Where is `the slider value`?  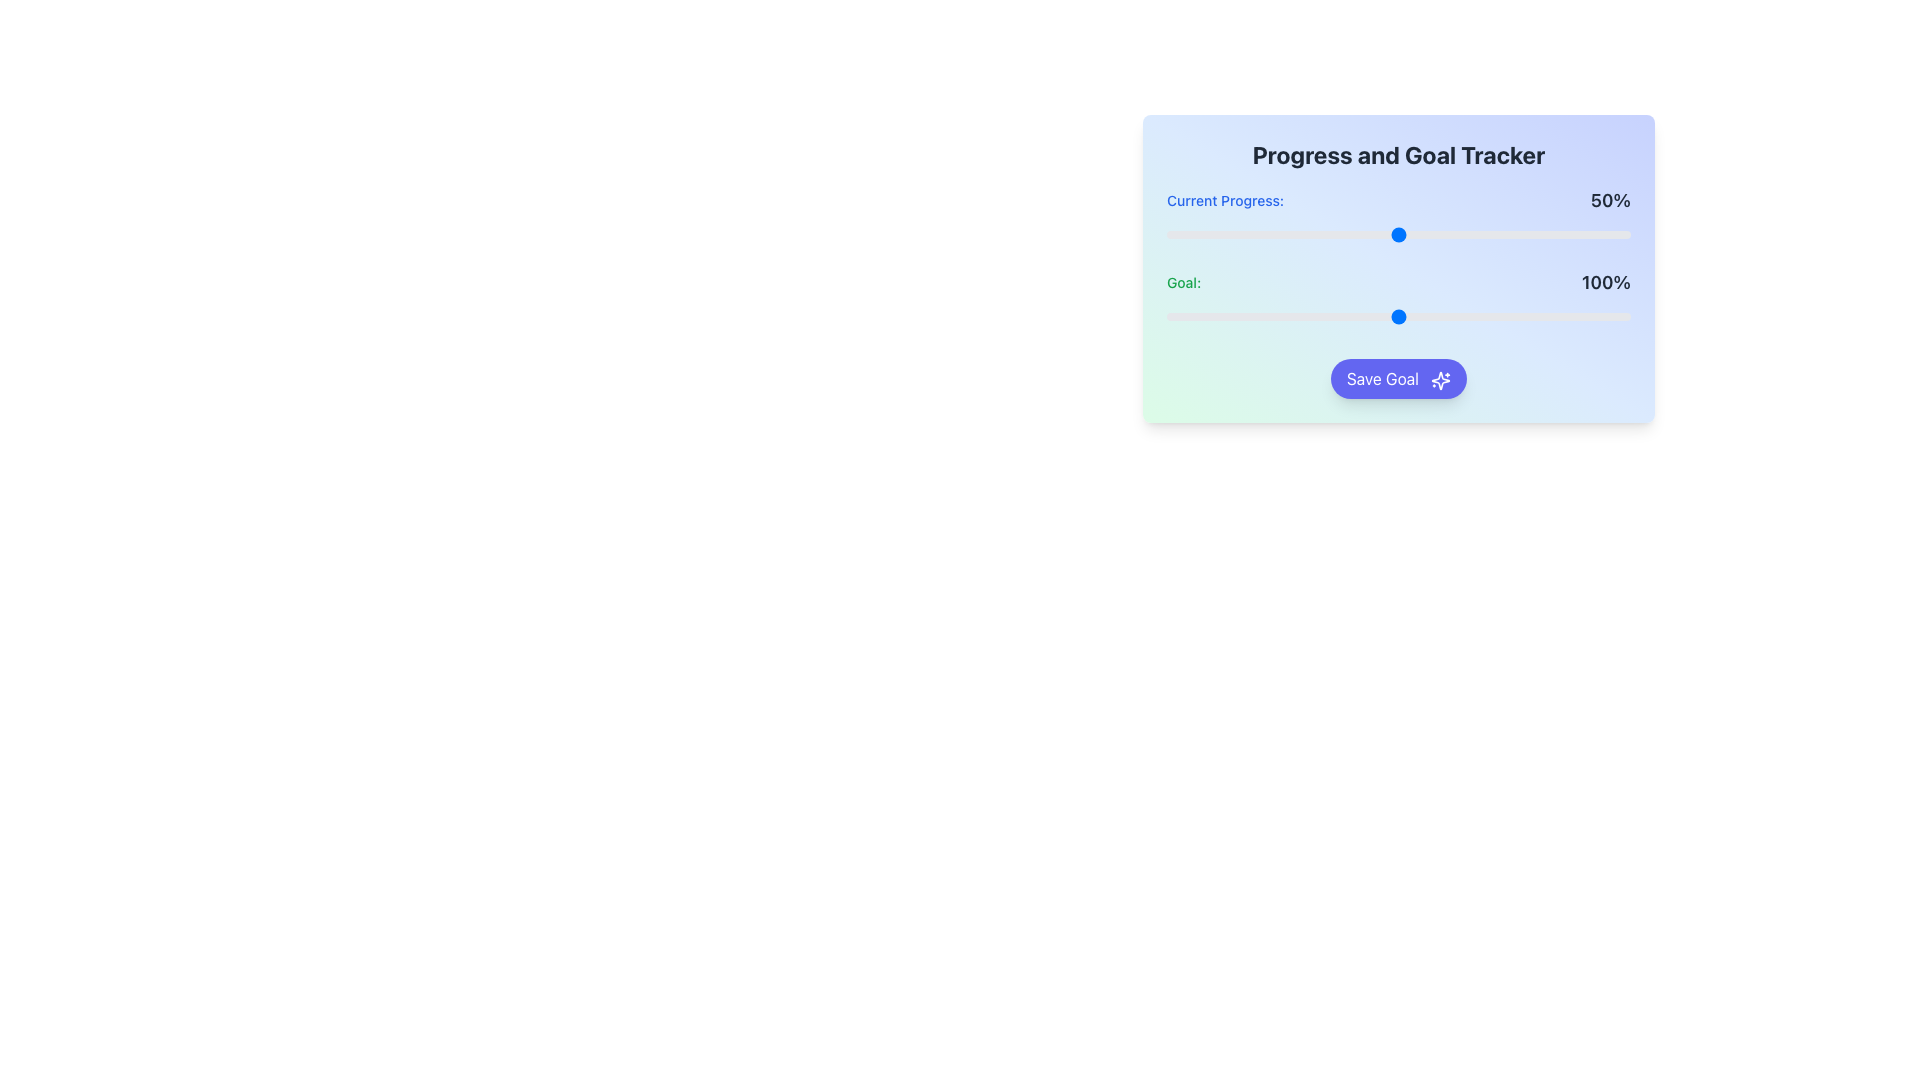
the slider value is located at coordinates (1567, 315).